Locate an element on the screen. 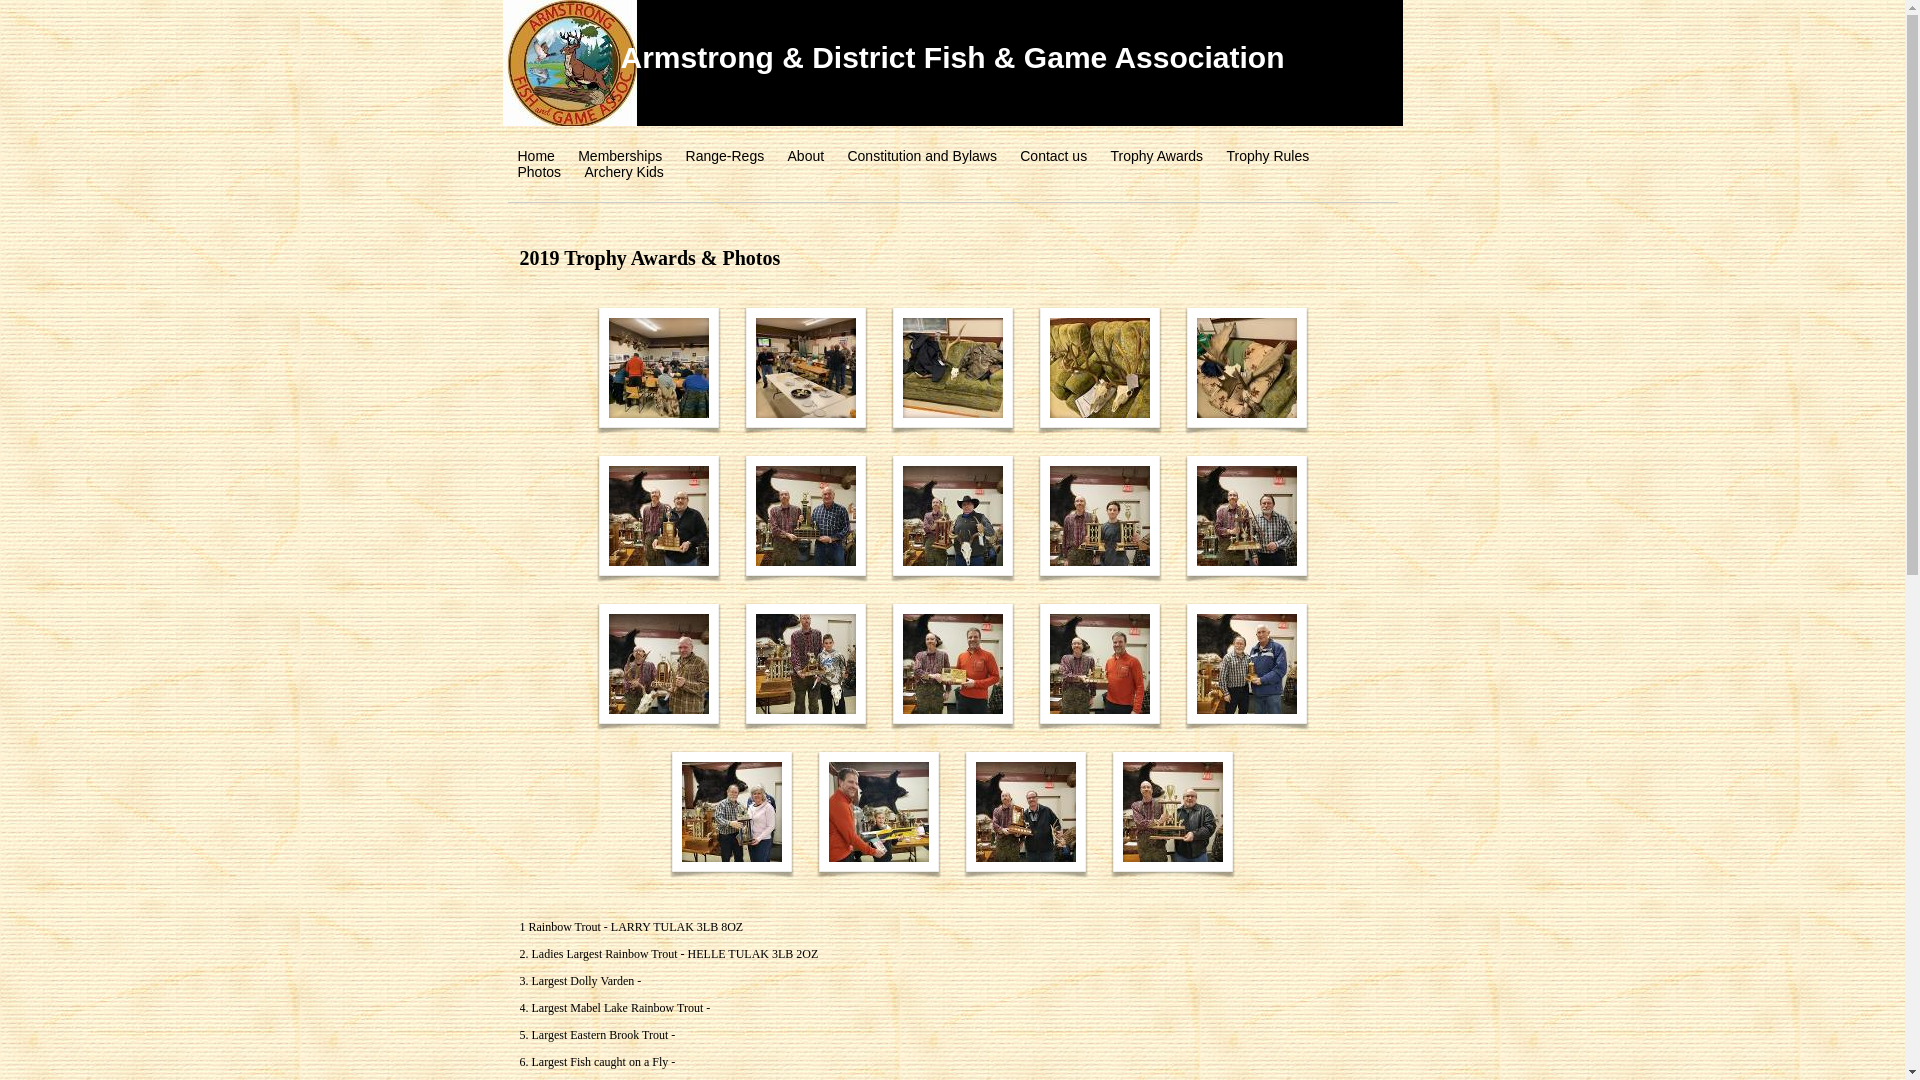  'Photos' is located at coordinates (518, 171).